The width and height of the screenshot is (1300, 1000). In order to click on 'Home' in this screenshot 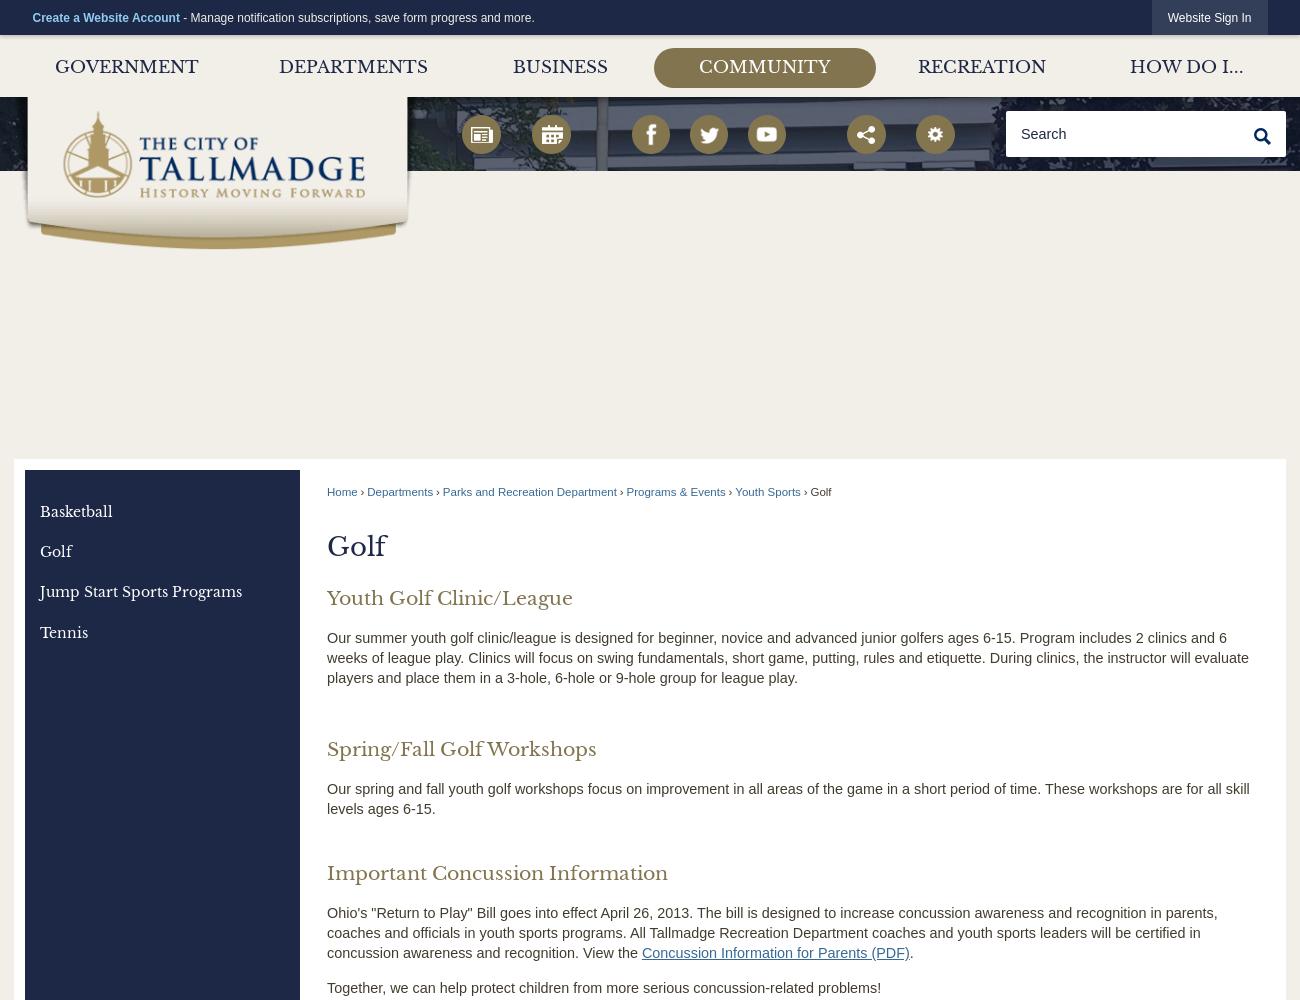, I will do `click(340, 491)`.